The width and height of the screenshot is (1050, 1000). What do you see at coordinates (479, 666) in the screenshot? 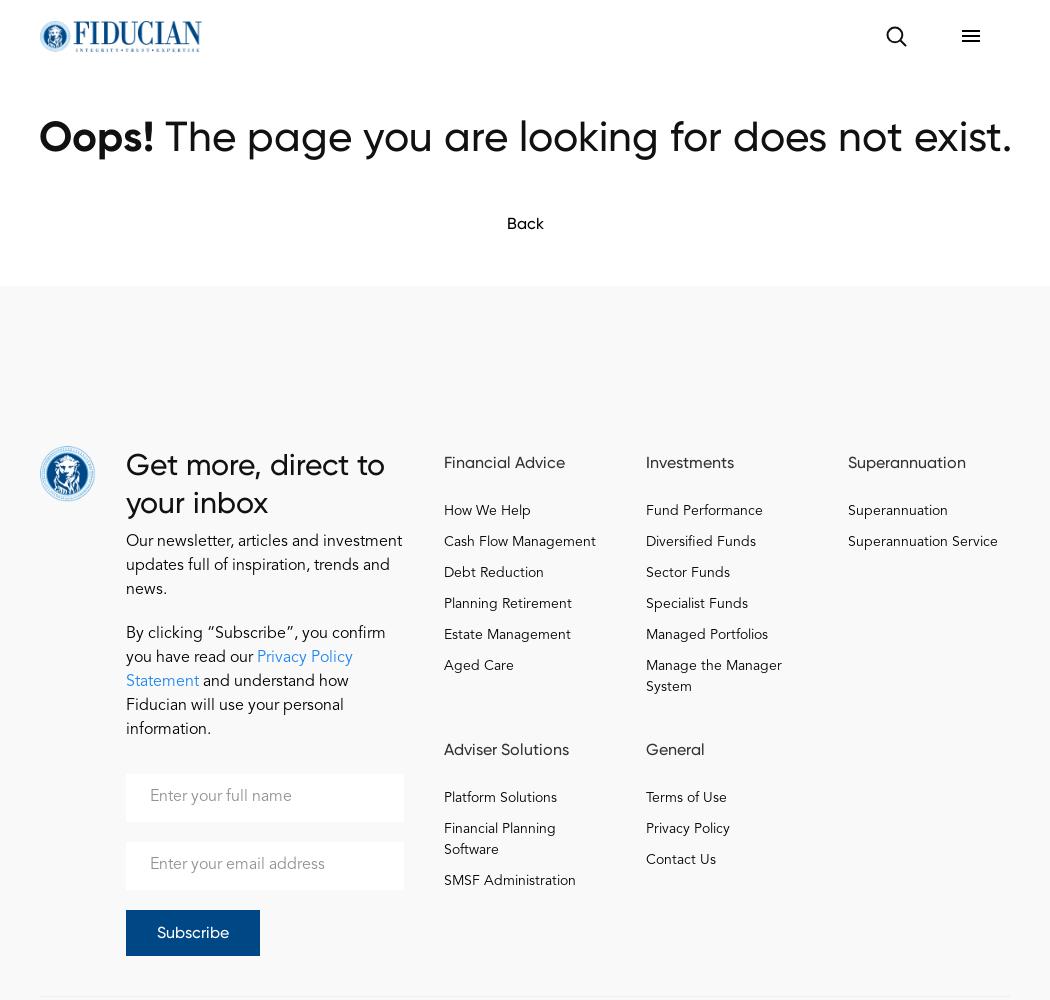
I see `'Aged Care'` at bounding box center [479, 666].